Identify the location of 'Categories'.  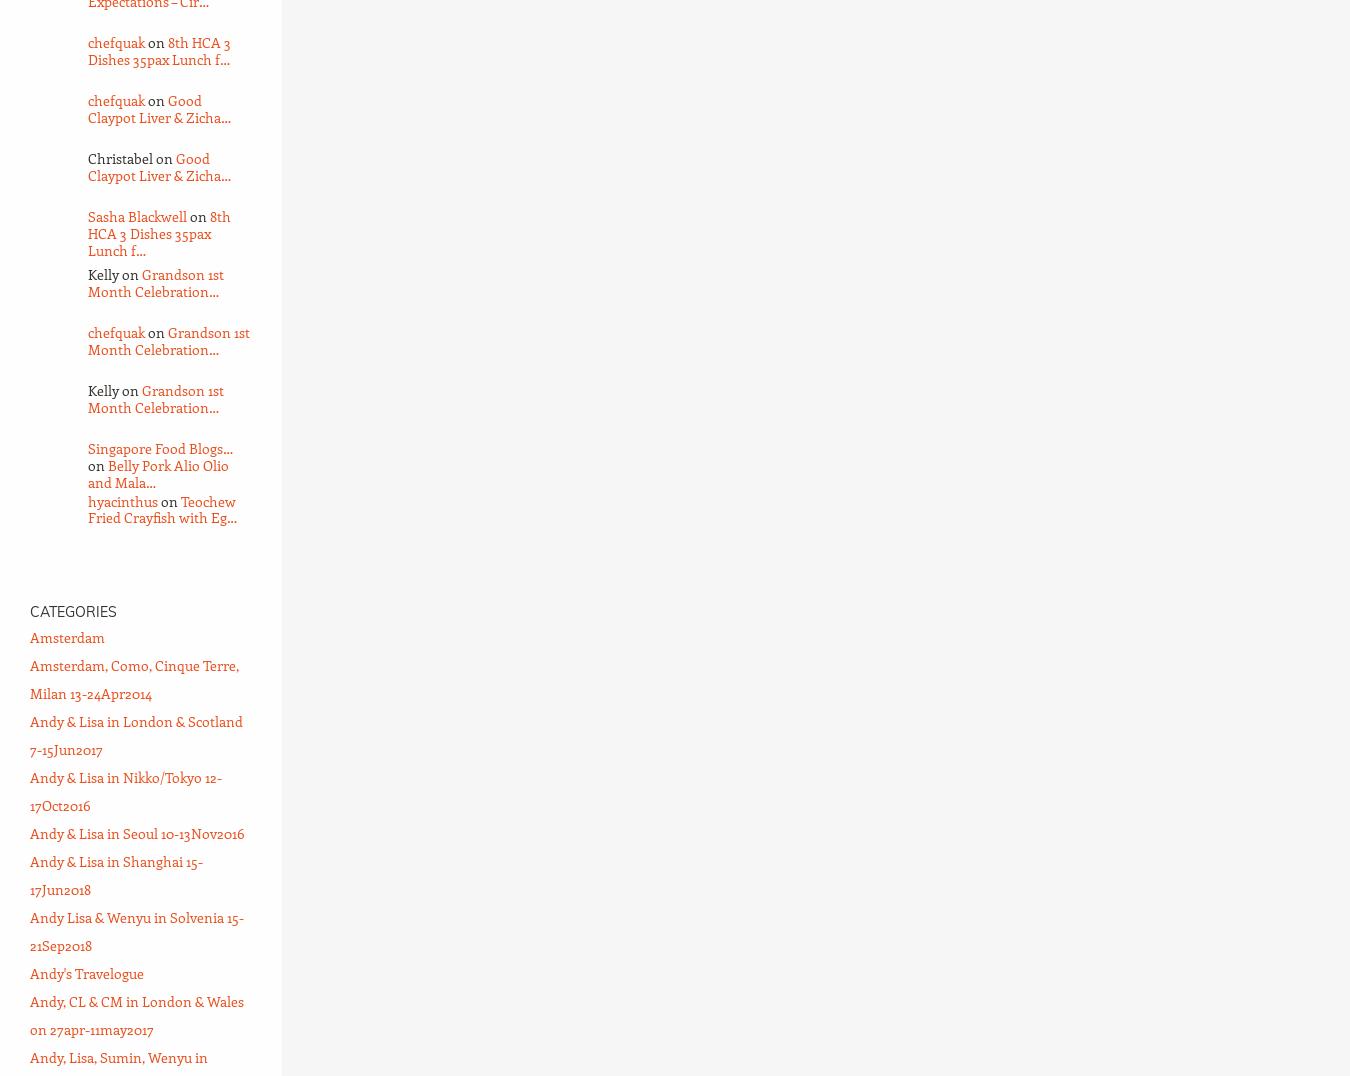
(72, 610).